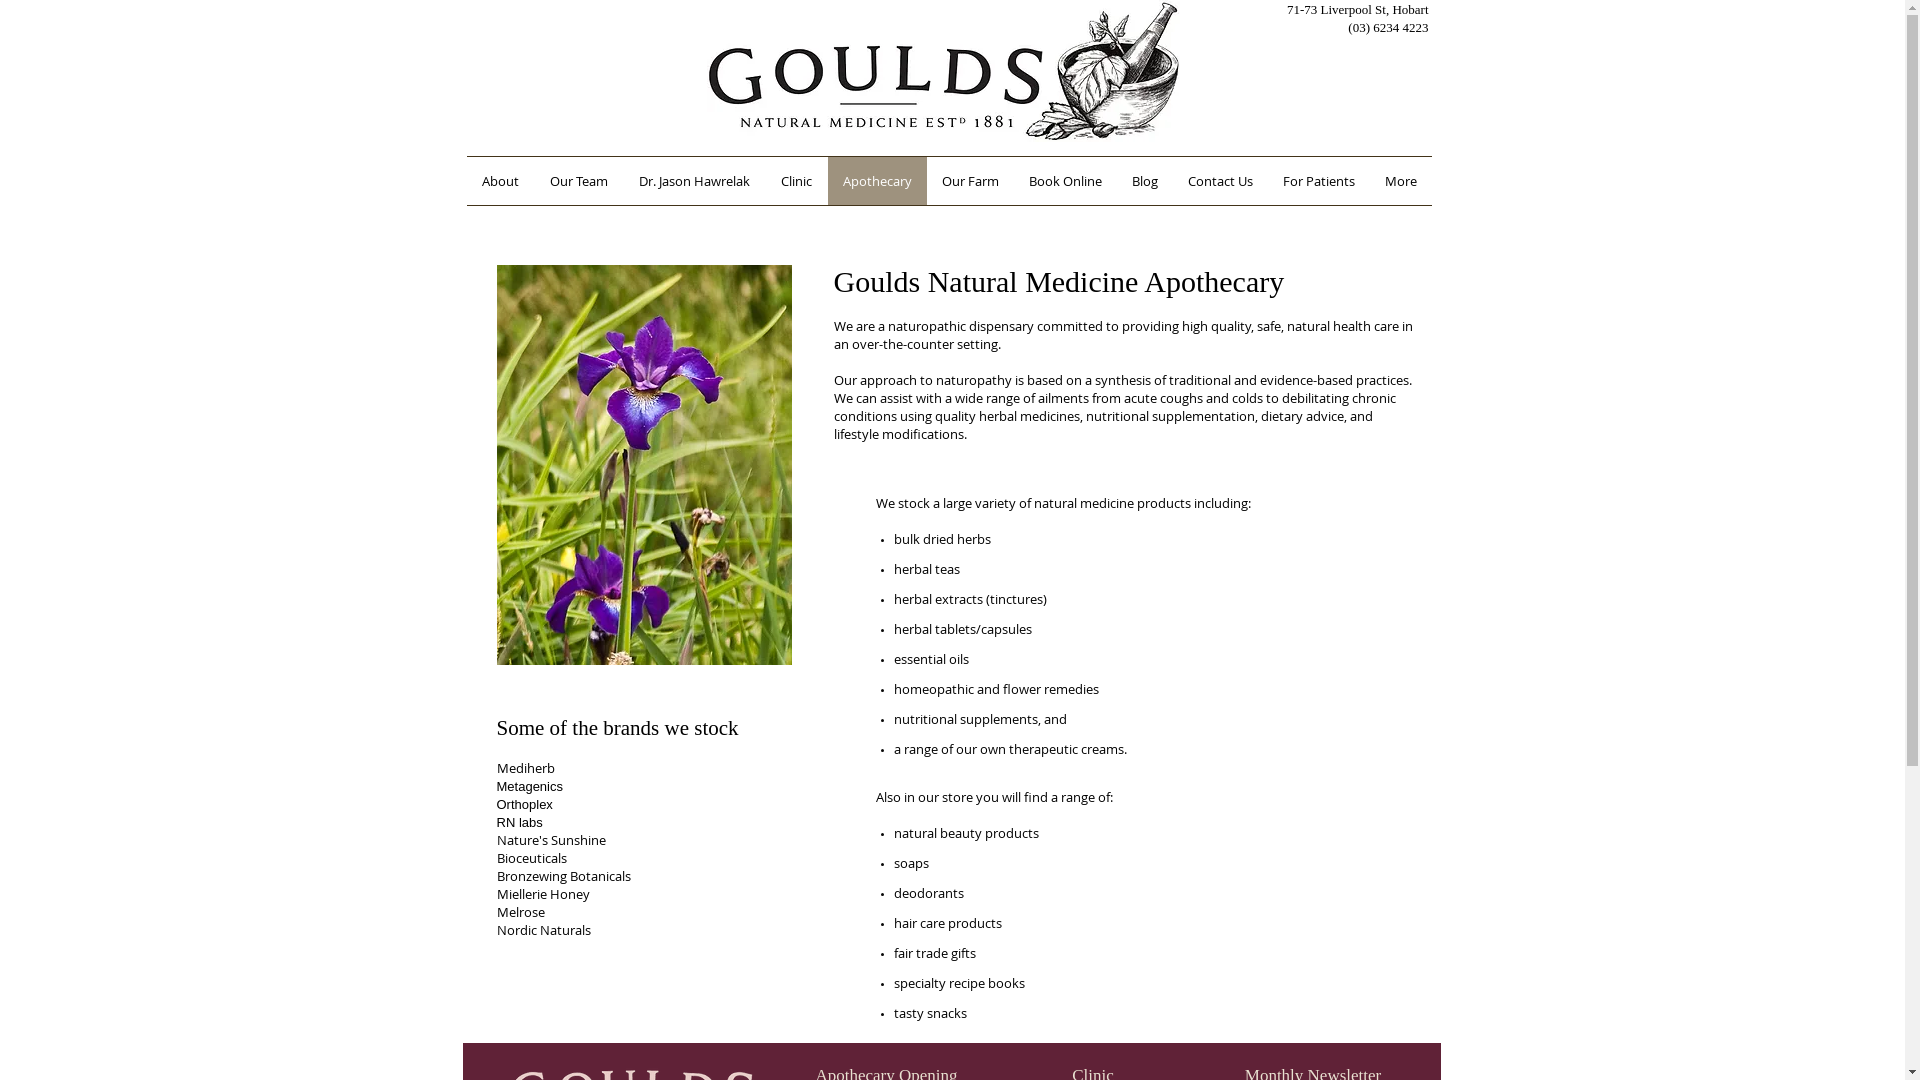 The height and width of the screenshot is (1080, 1920). What do you see at coordinates (941, 69) in the screenshot?
I see `'GouldsHoriz.jpg'` at bounding box center [941, 69].